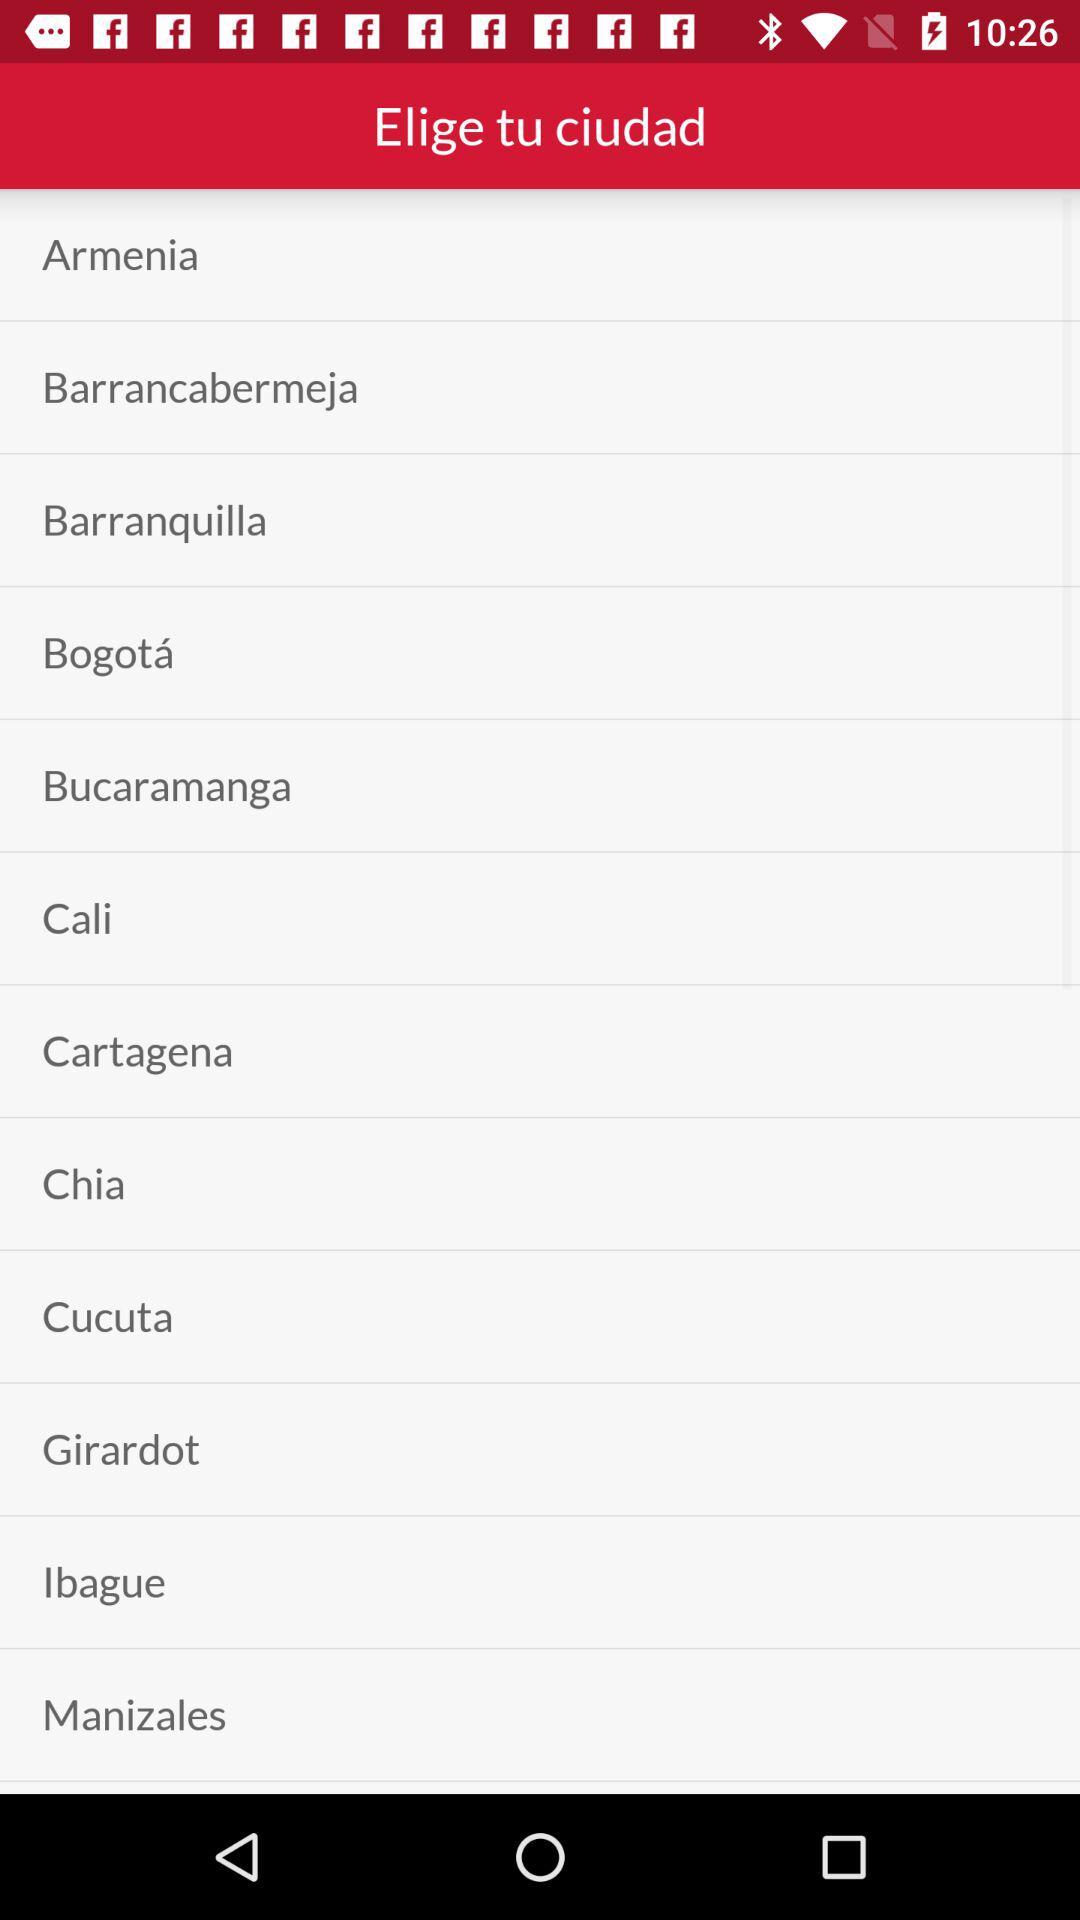 This screenshot has height=1920, width=1080. Describe the element at coordinates (153, 520) in the screenshot. I see `app below barrancabermeja item` at that location.